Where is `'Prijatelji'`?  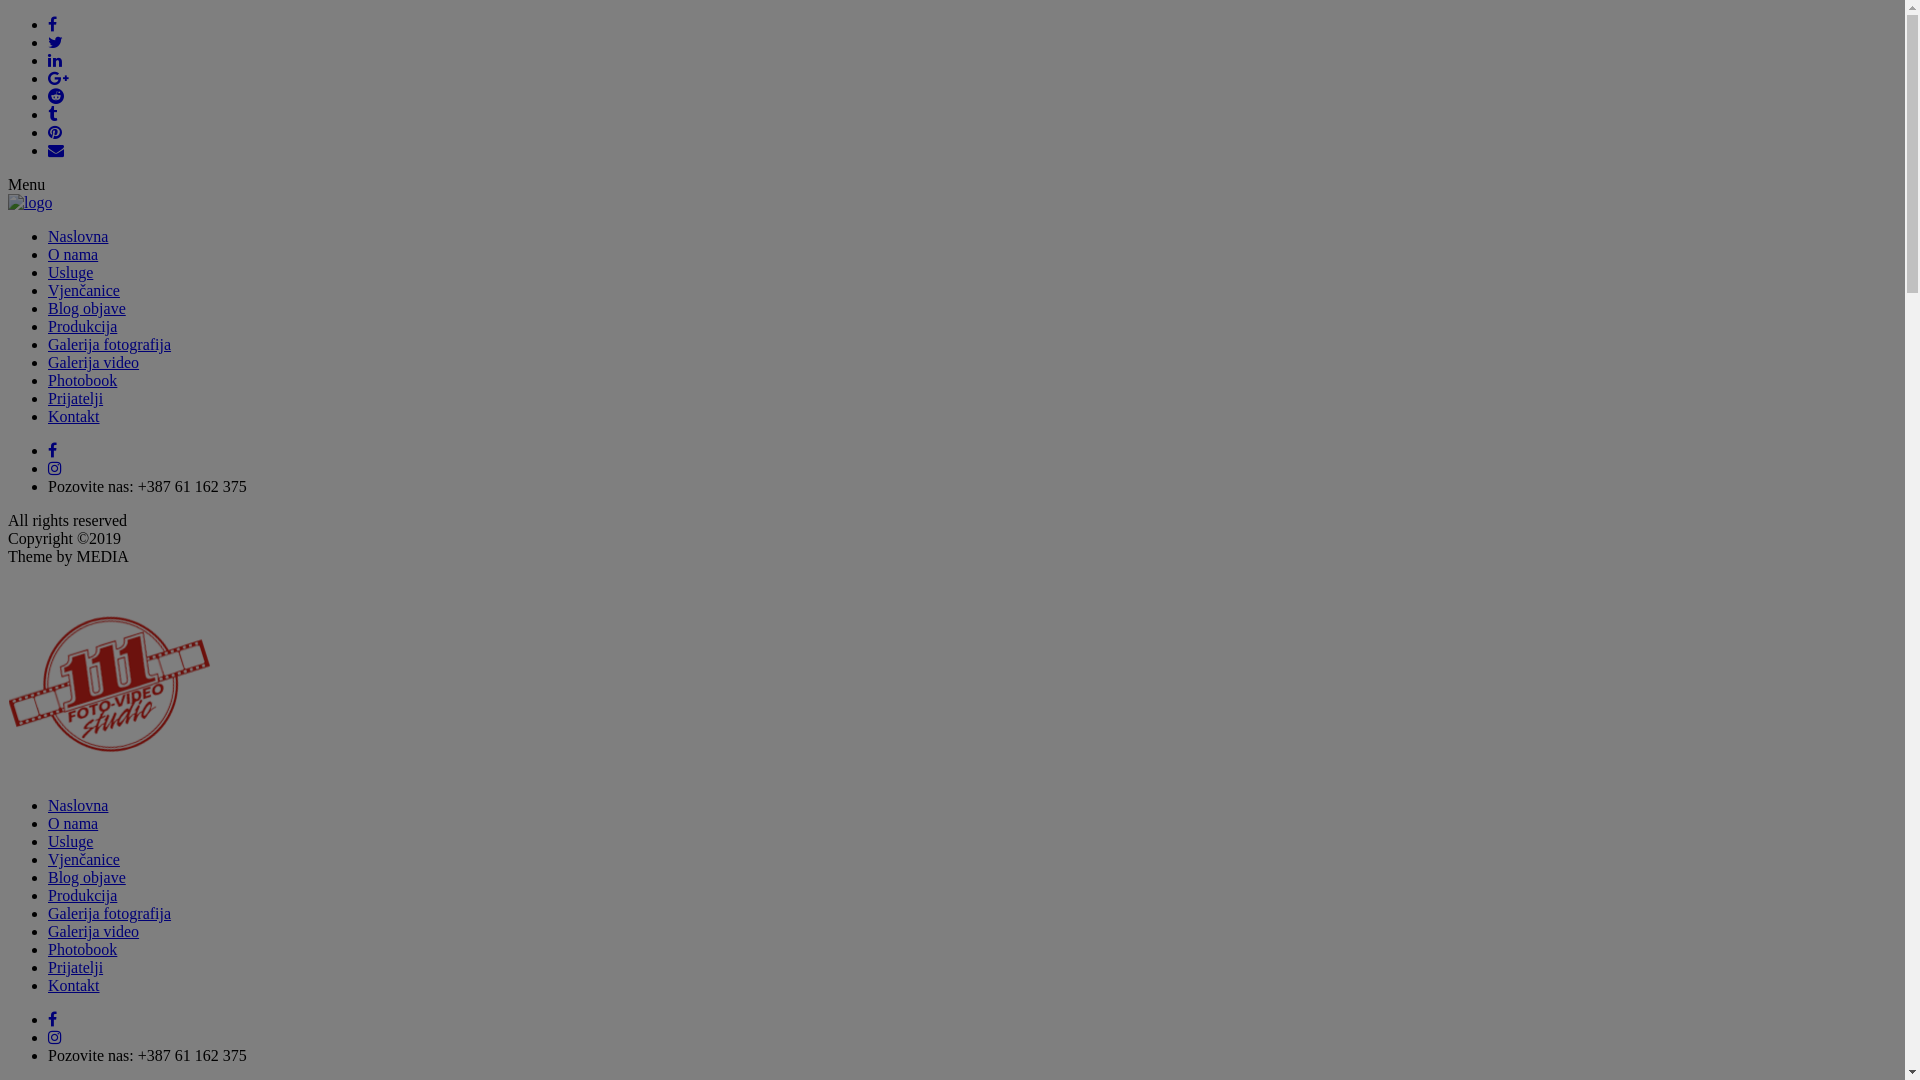
'Prijatelji' is located at coordinates (75, 966).